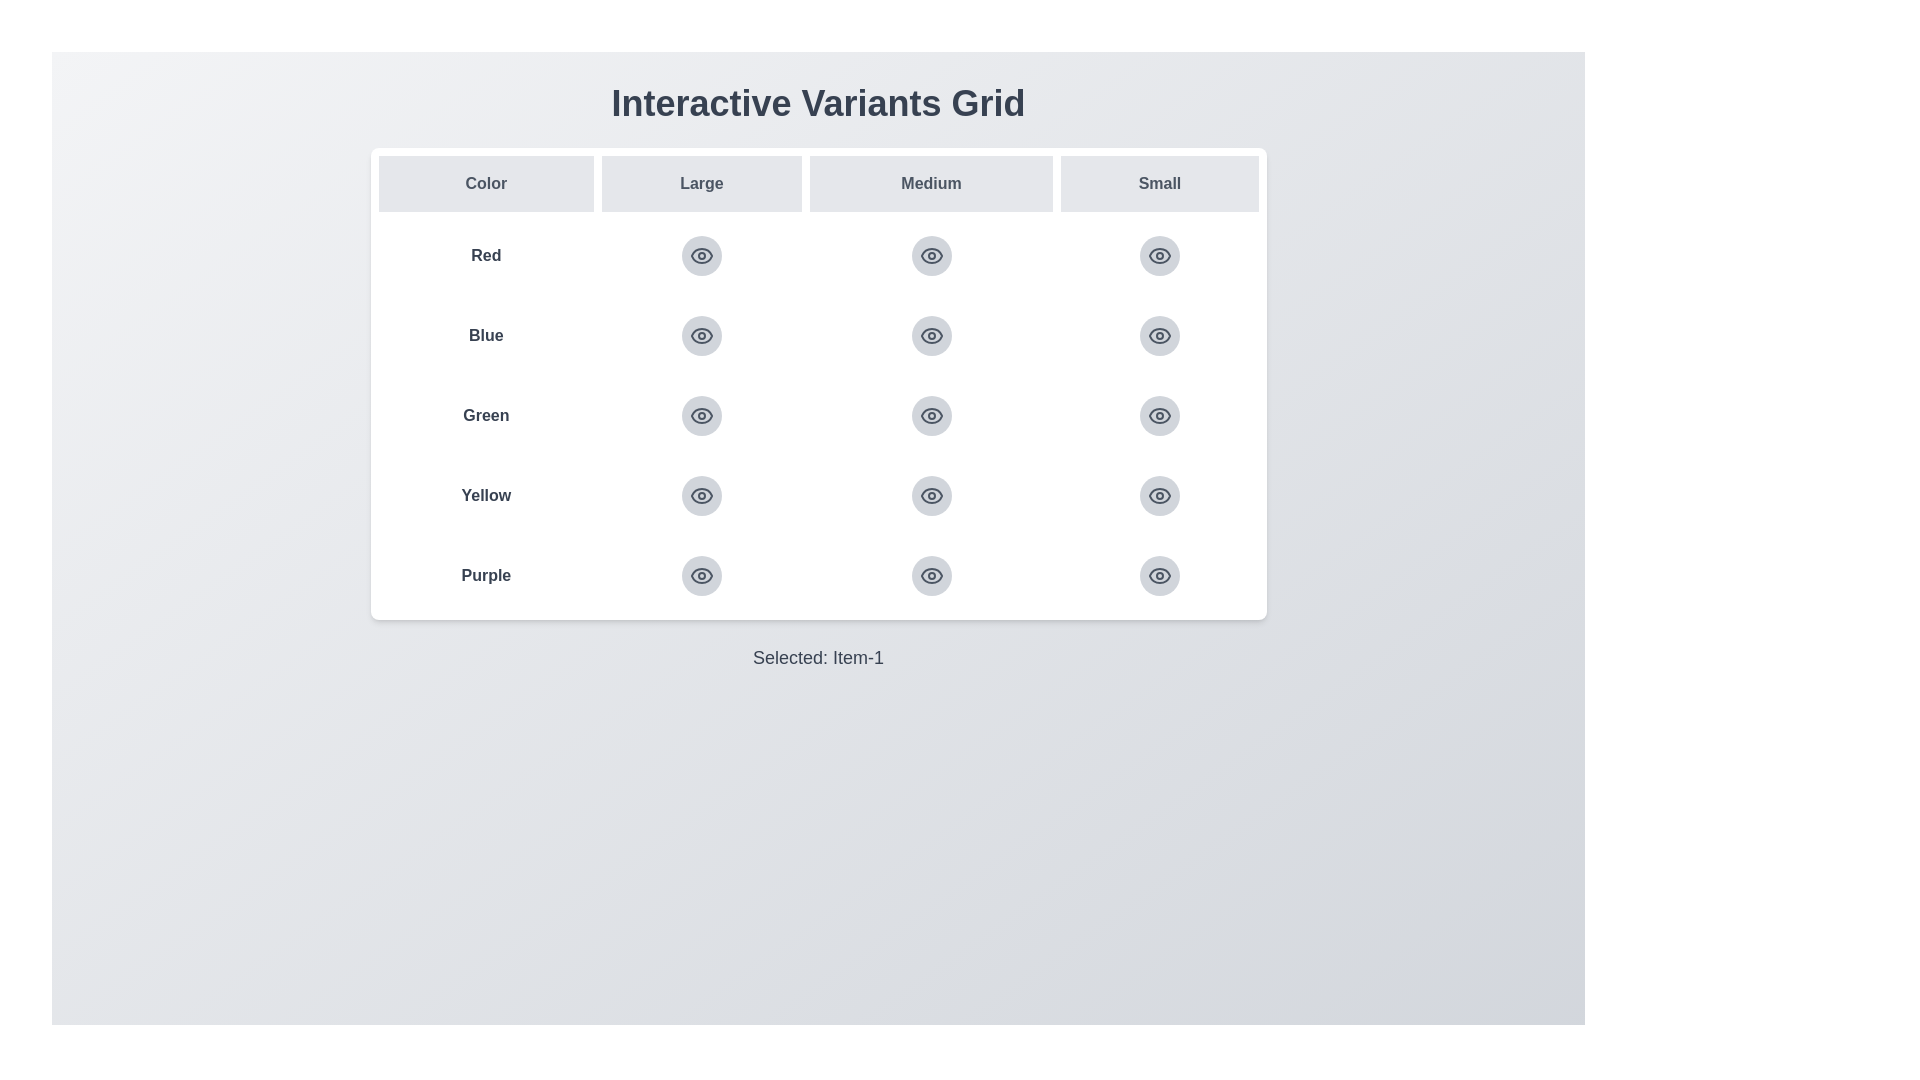  Describe the element at coordinates (930, 495) in the screenshot. I see `the Eye icon button located in the fourth row and third column of the Interactive Variants Grid` at that location.